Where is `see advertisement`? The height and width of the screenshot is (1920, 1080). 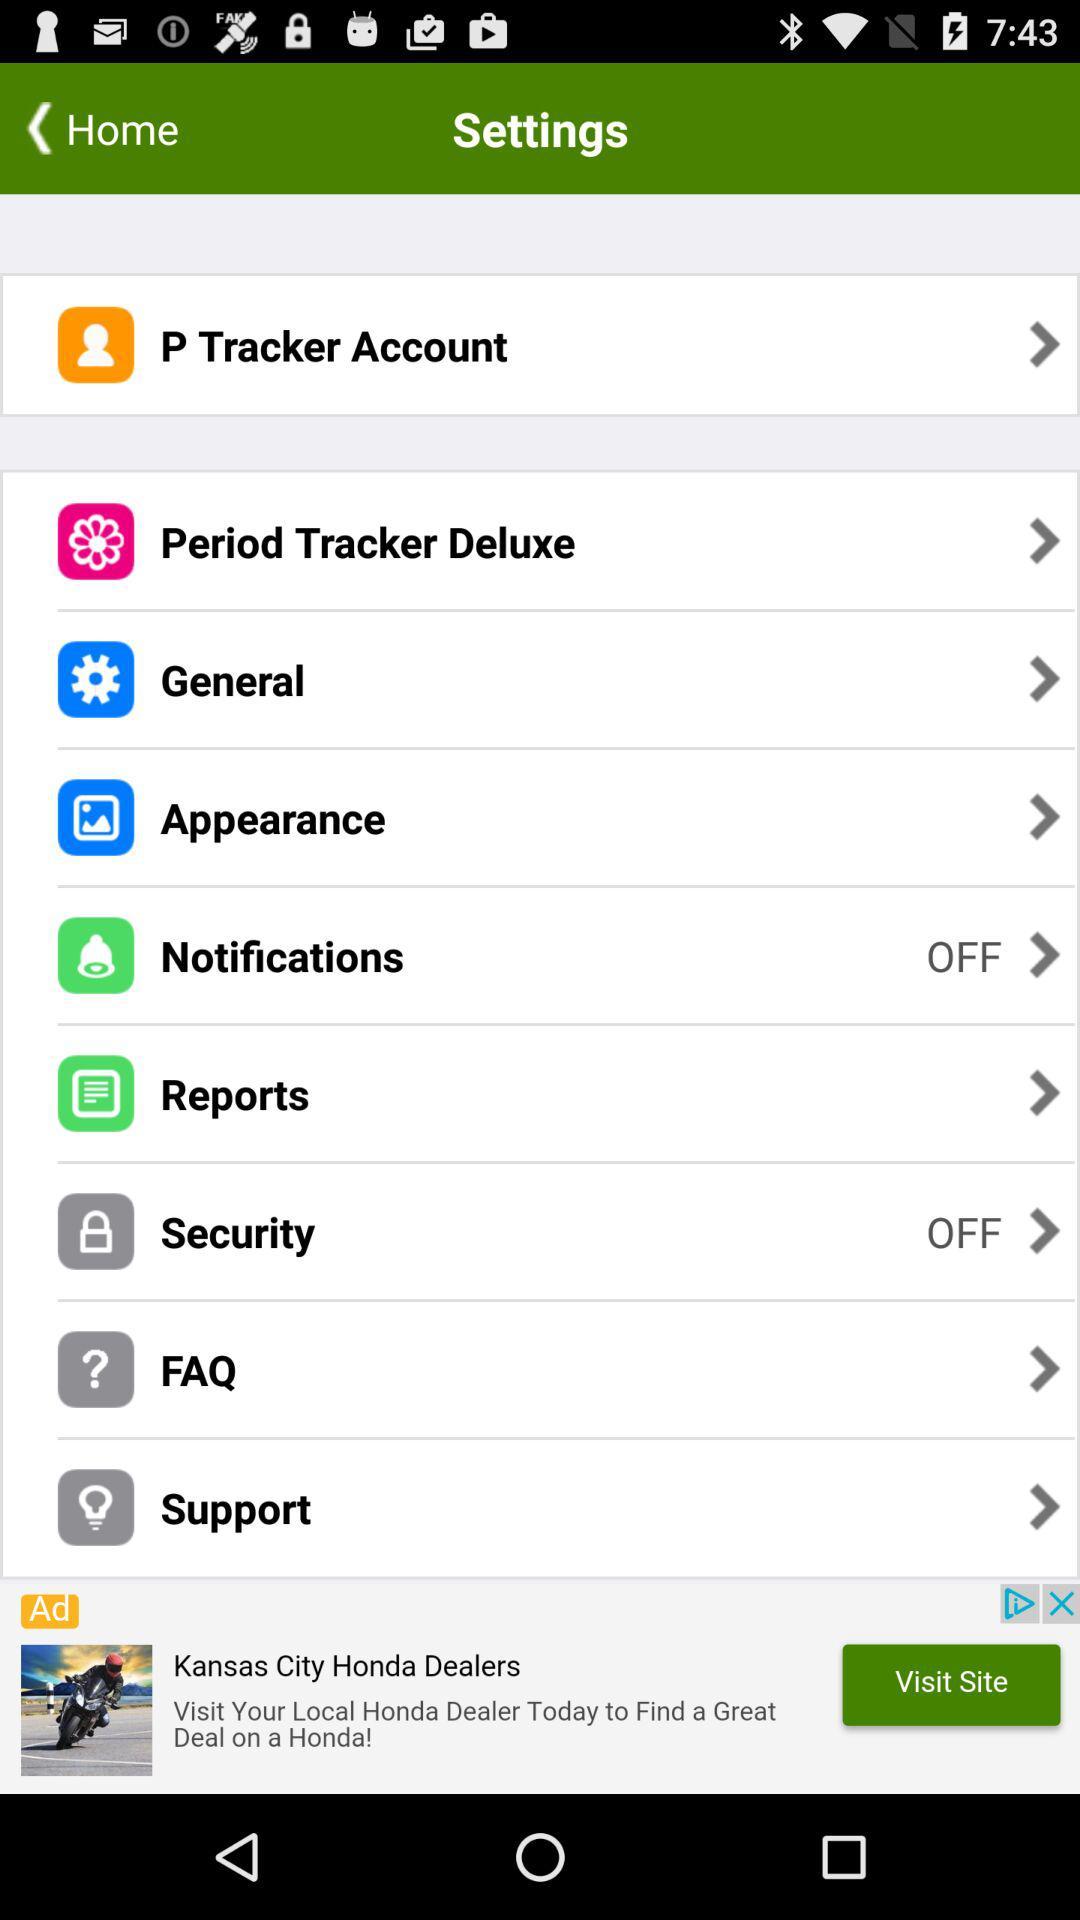 see advertisement is located at coordinates (540, 1688).